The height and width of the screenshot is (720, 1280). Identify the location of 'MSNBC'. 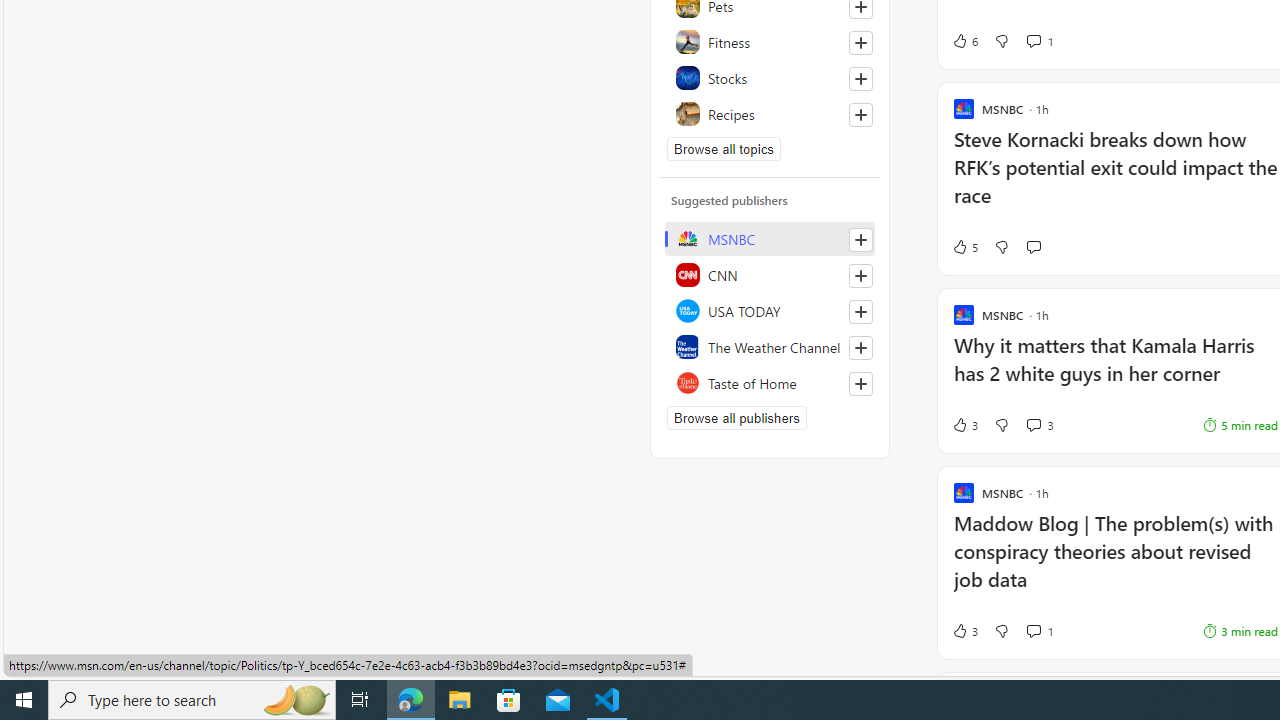
(769, 238).